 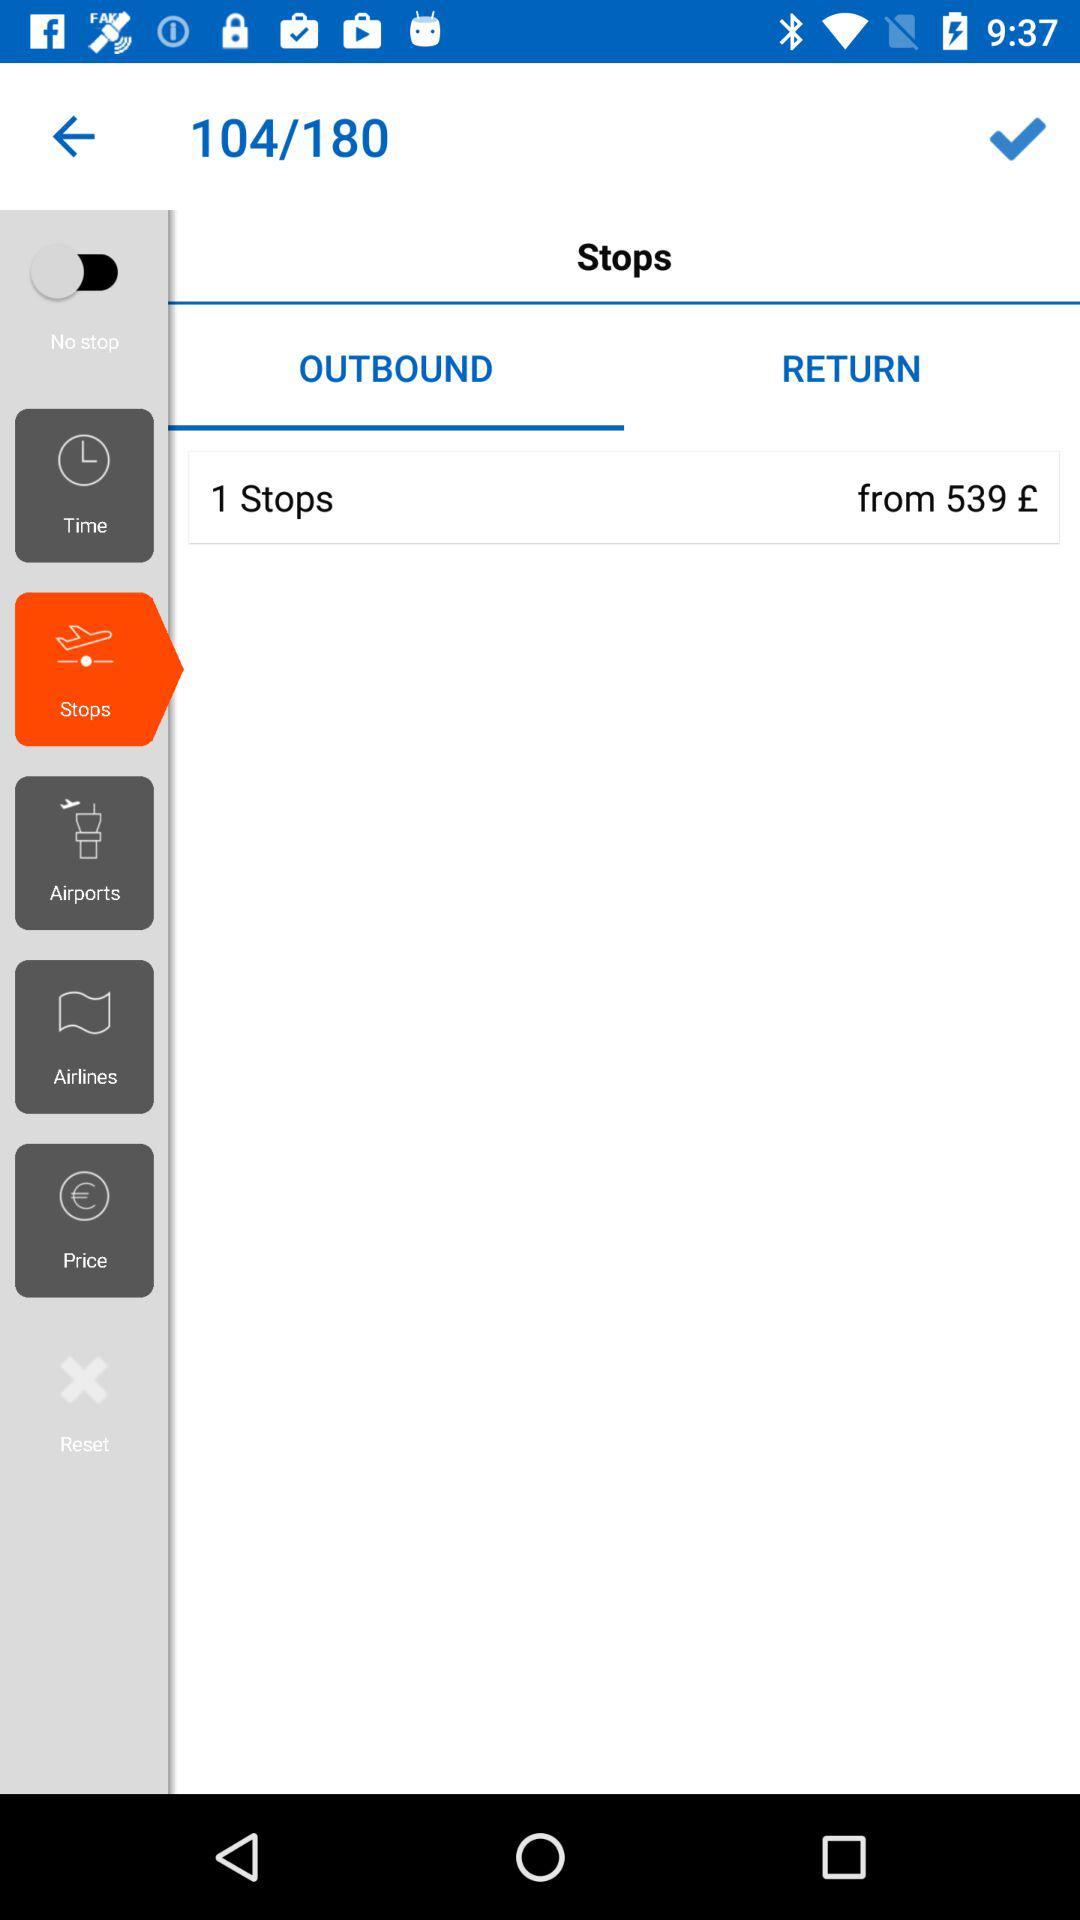 What do you see at coordinates (83, 270) in the screenshot?
I see `show only non-stop flights` at bounding box center [83, 270].